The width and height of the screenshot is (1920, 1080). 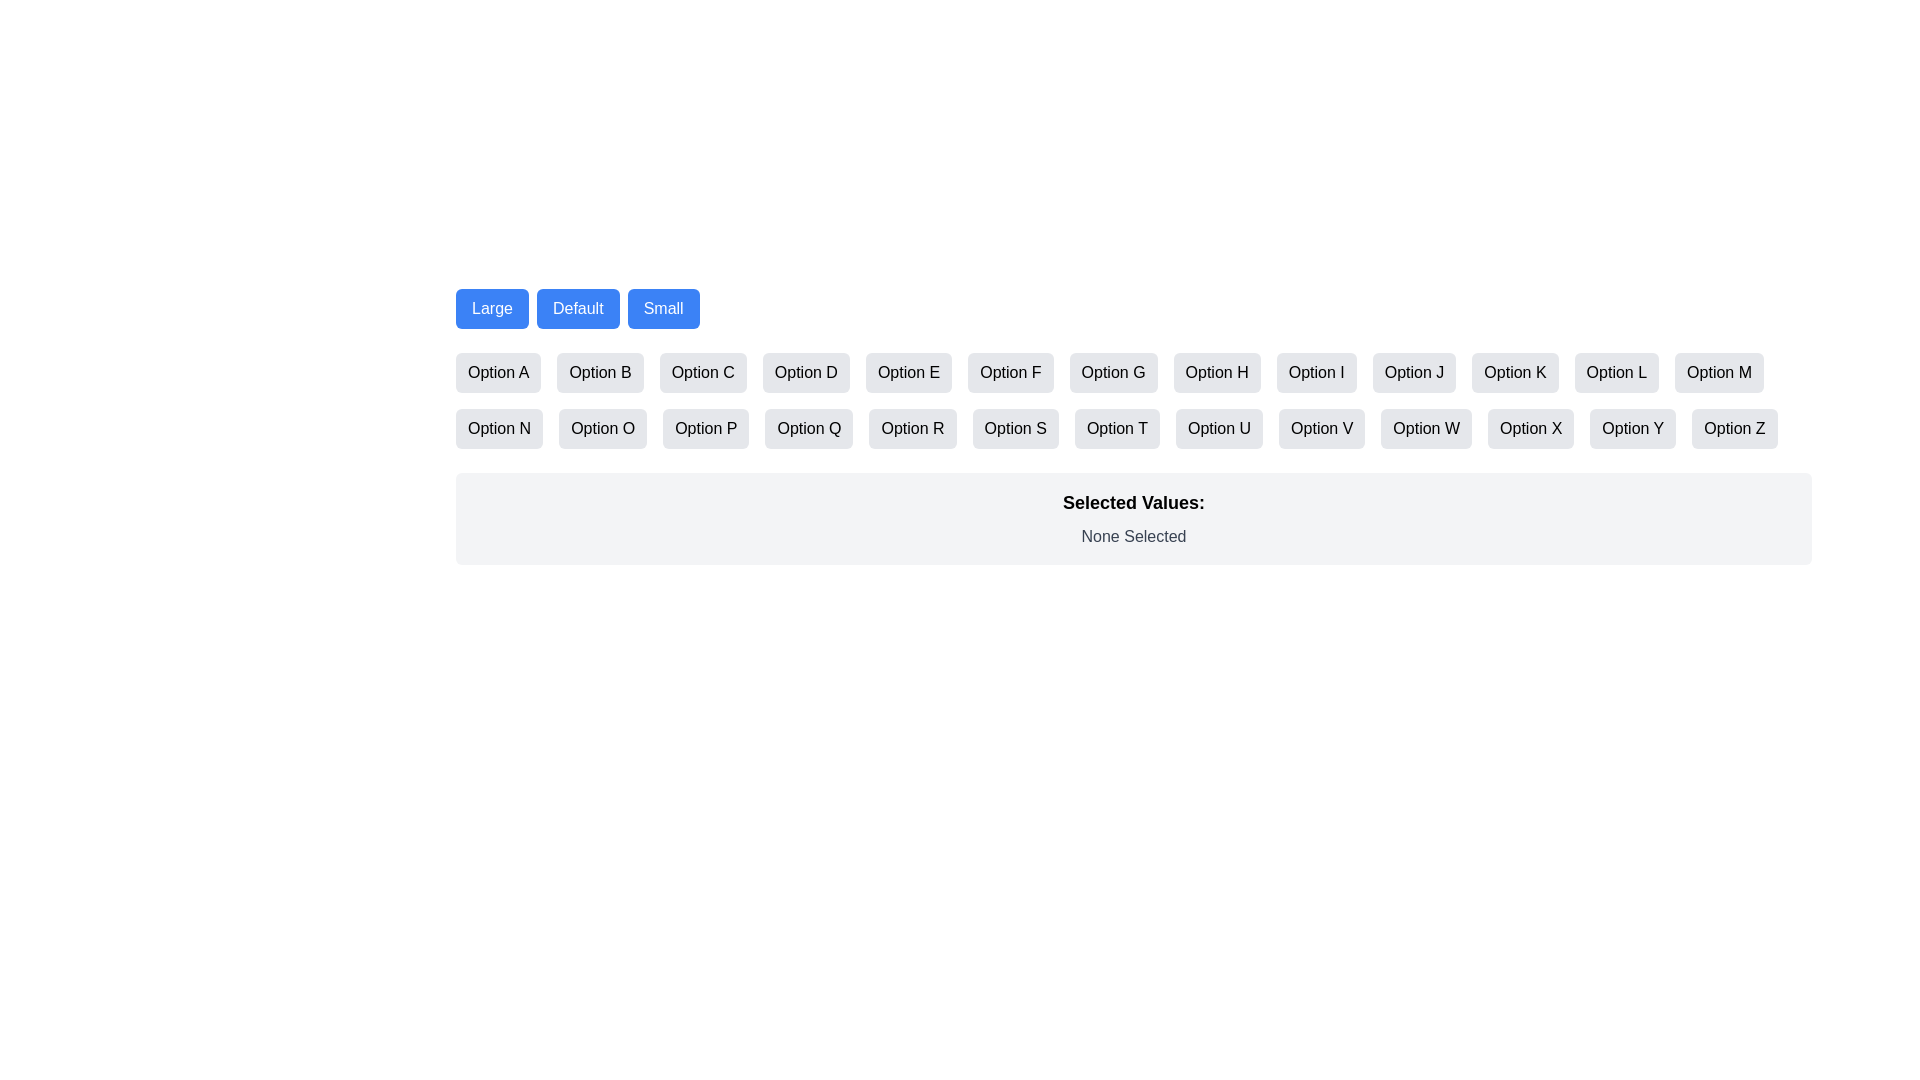 What do you see at coordinates (1425, 427) in the screenshot?
I see `the 'Option W' button, which is the sixth button in the second row of a grid of selectable options` at bounding box center [1425, 427].